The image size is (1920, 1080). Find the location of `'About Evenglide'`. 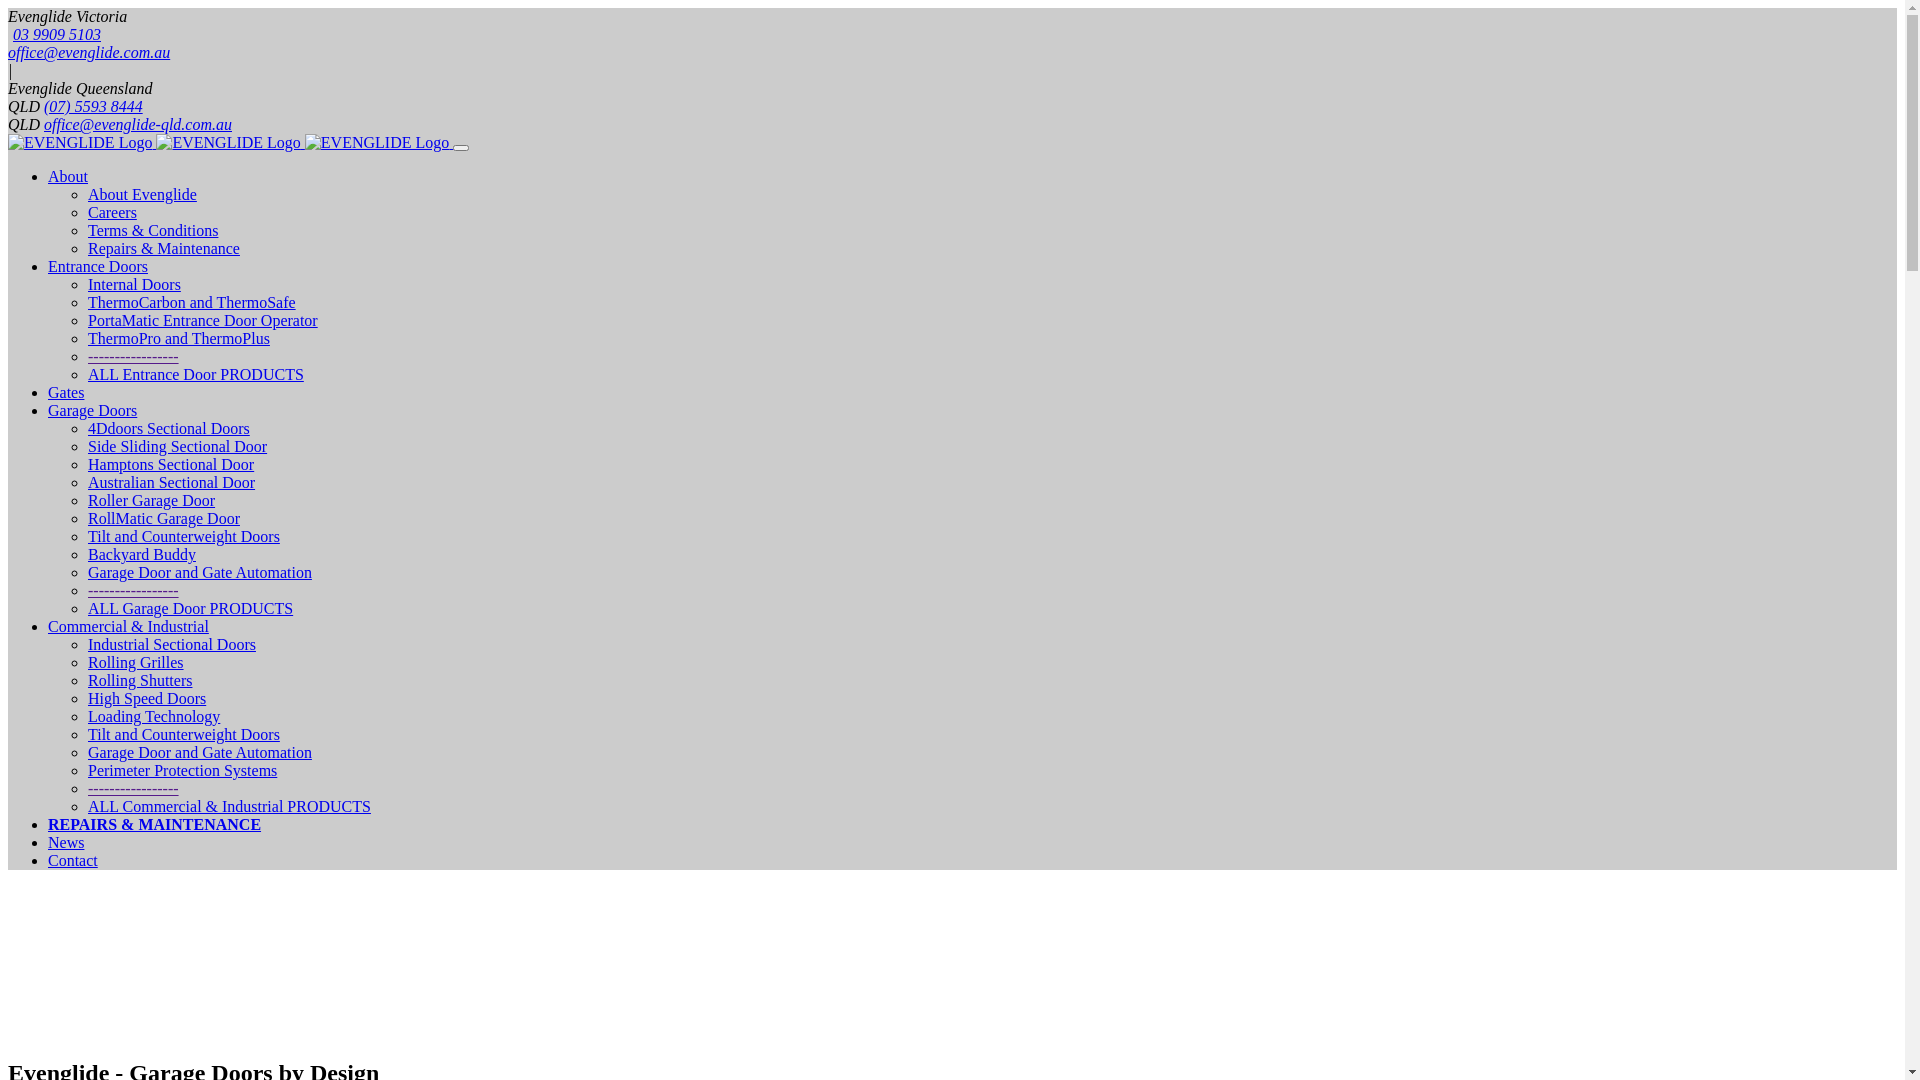

'About Evenglide' is located at coordinates (141, 194).